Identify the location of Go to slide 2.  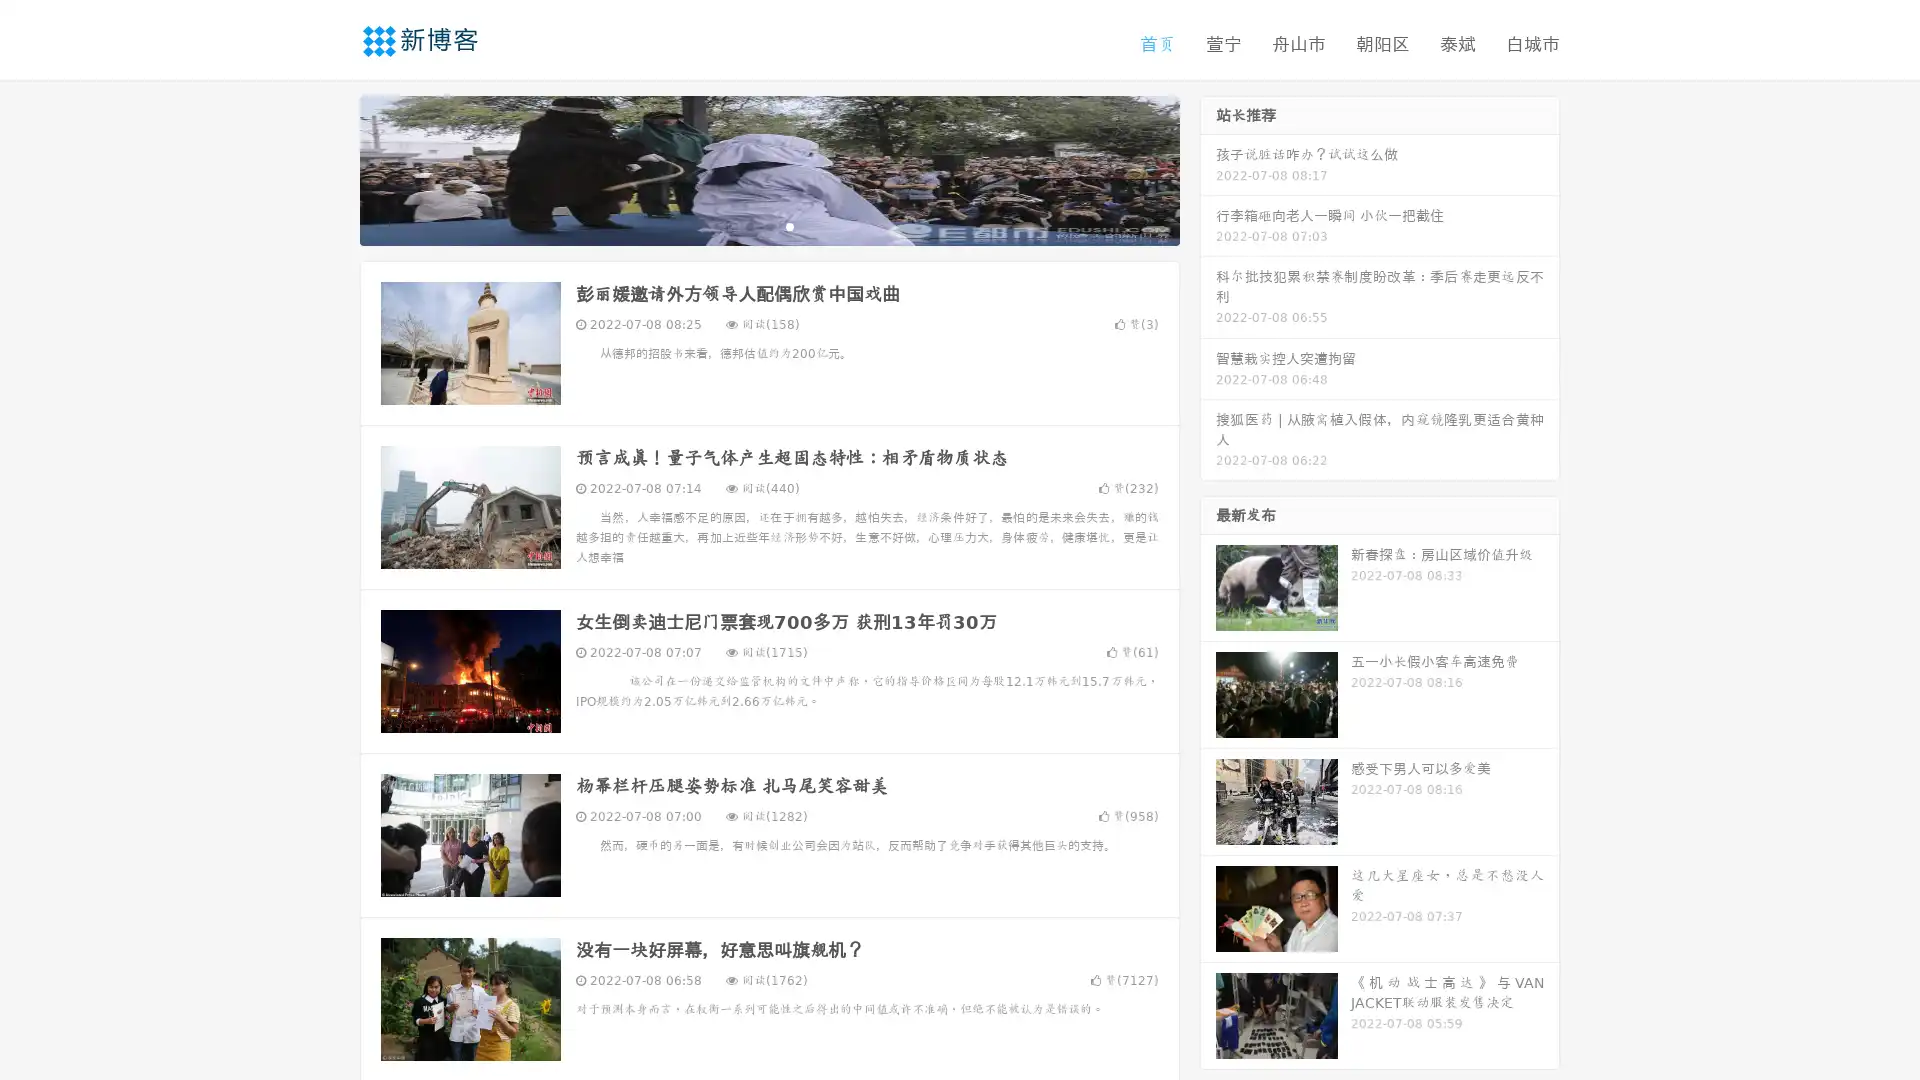
(768, 225).